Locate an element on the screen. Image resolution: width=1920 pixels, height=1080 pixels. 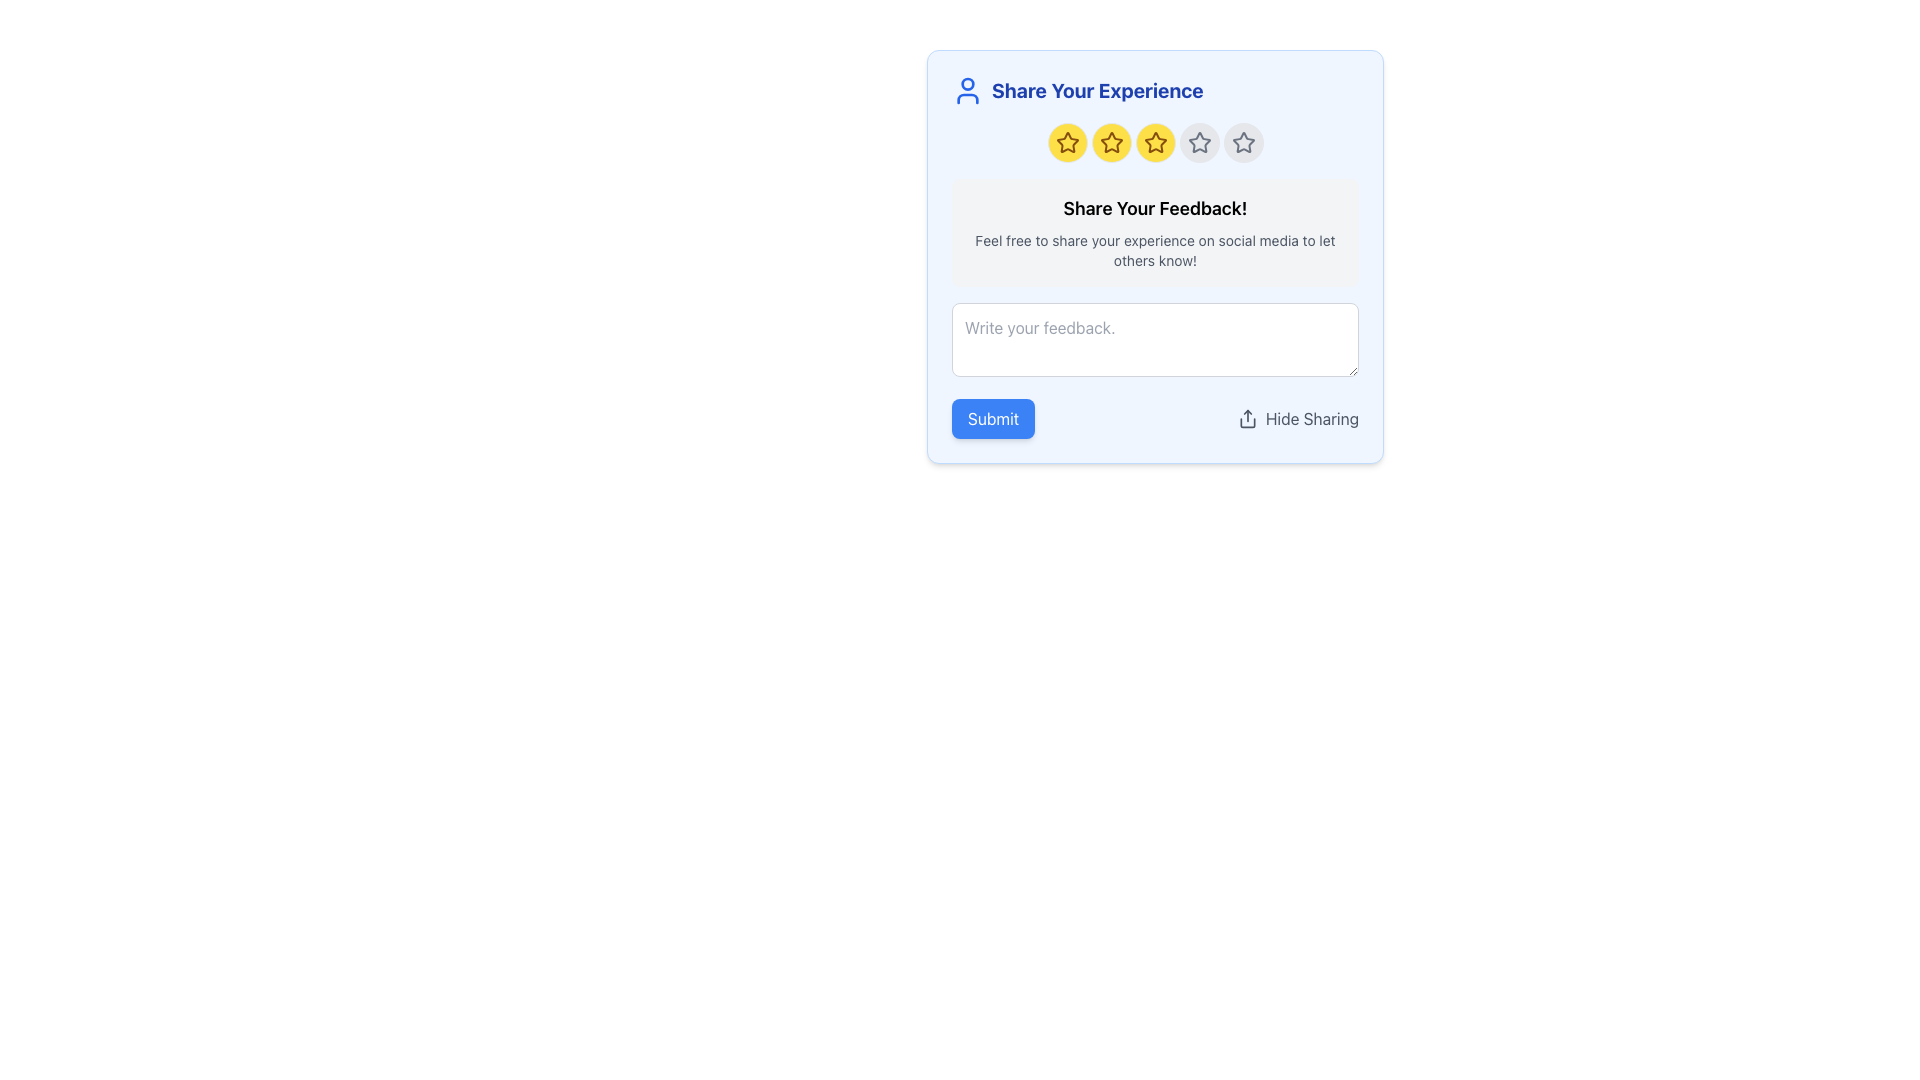
the star rating button located at the end of a horizontal row of five circular buttons in the feedback section titled 'Share Your Experience' is located at coordinates (1242, 141).